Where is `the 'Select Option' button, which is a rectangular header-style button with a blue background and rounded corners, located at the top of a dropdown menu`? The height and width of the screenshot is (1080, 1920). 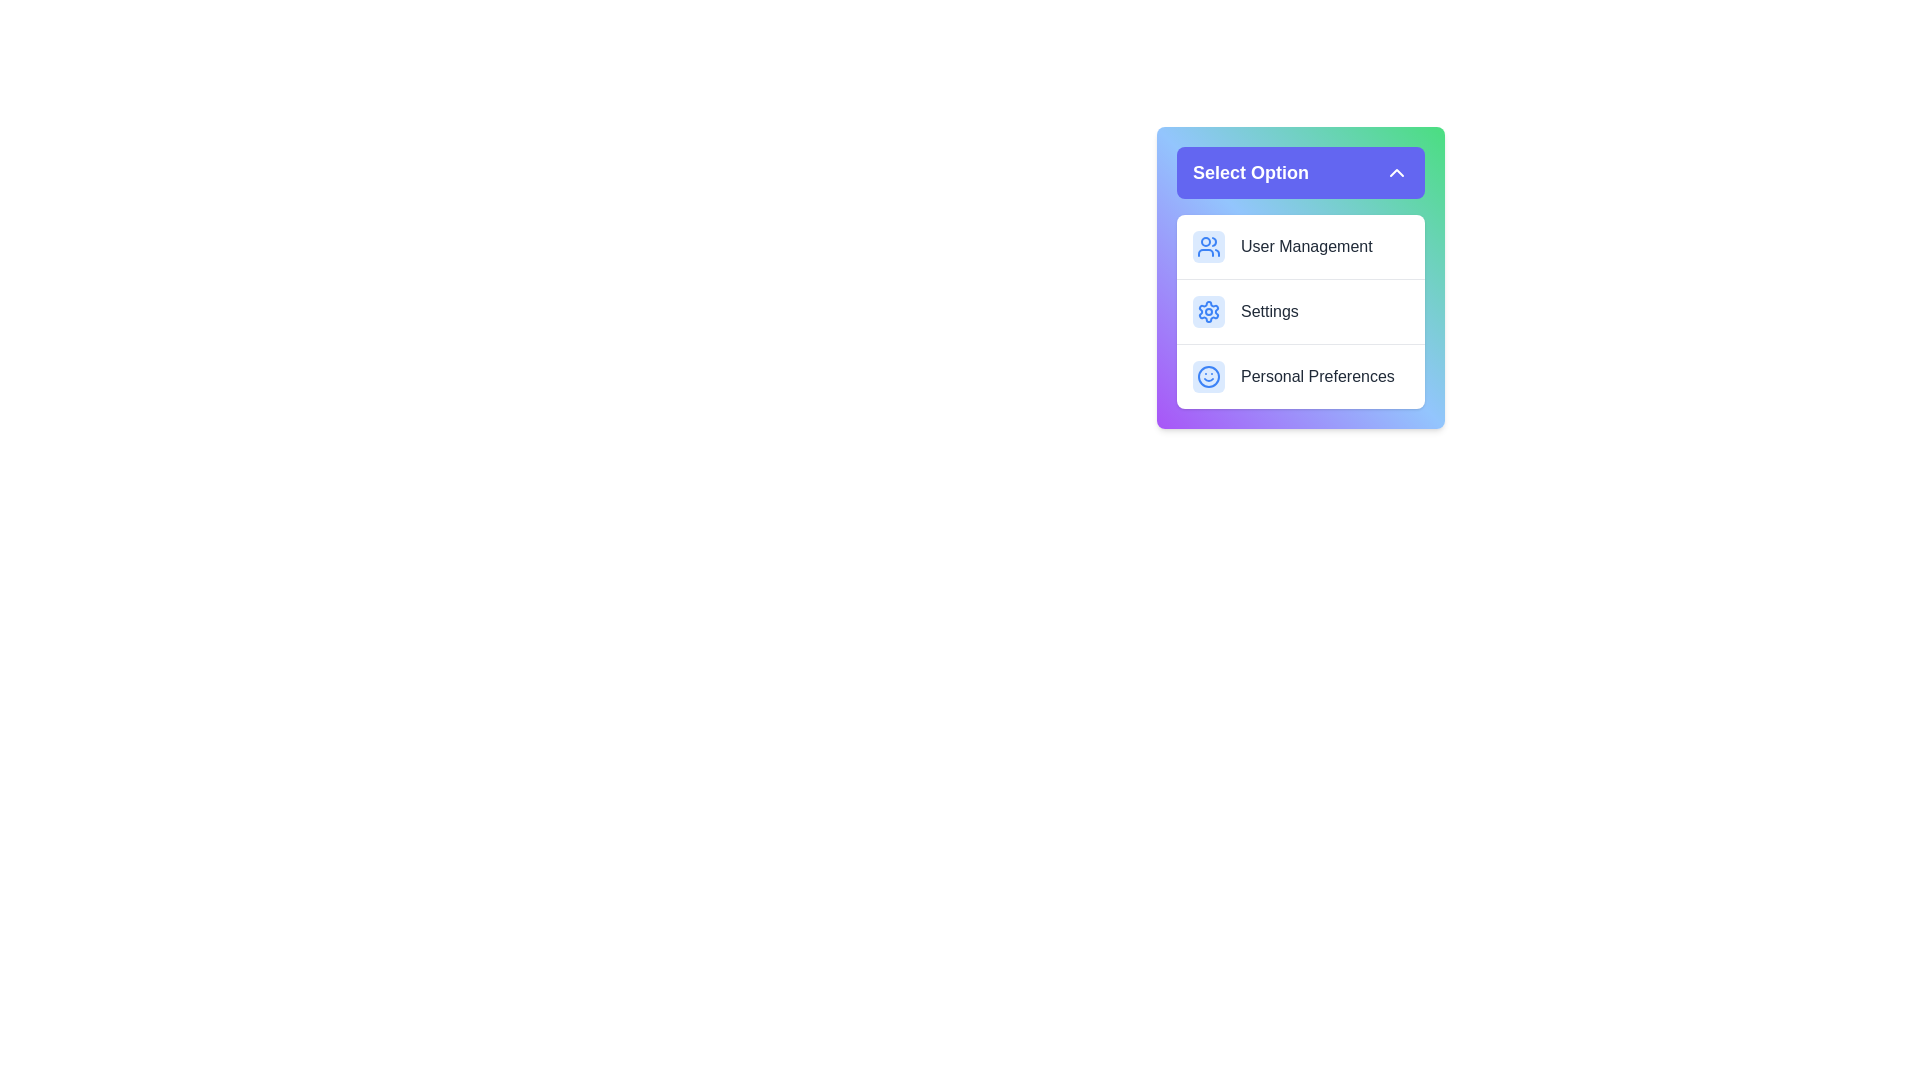 the 'Select Option' button, which is a rectangular header-style button with a blue background and rounded corners, located at the top of a dropdown menu is located at coordinates (1300, 172).